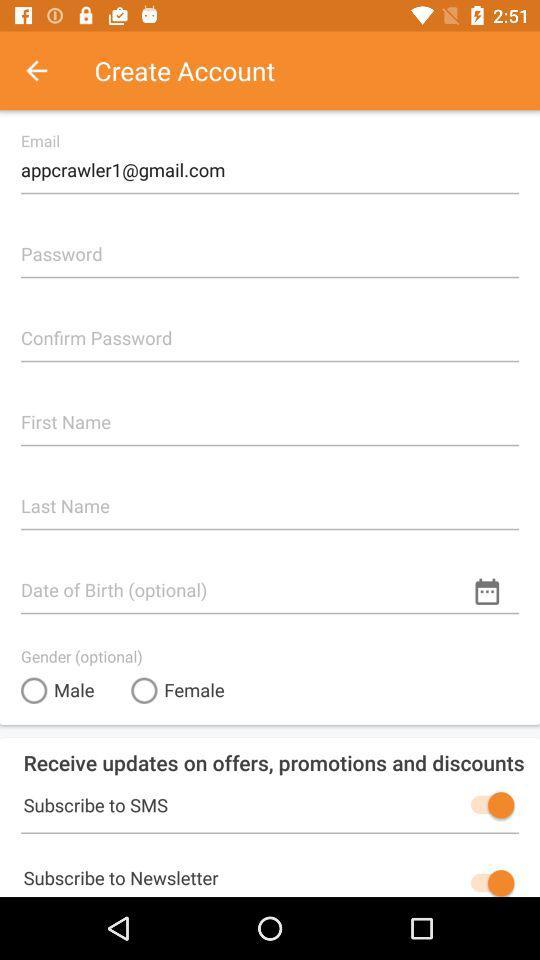 The image size is (540, 960). What do you see at coordinates (486, 805) in the screenshot?
I see `toggles the subscription to sms messages` at bounding box center [486, 805].